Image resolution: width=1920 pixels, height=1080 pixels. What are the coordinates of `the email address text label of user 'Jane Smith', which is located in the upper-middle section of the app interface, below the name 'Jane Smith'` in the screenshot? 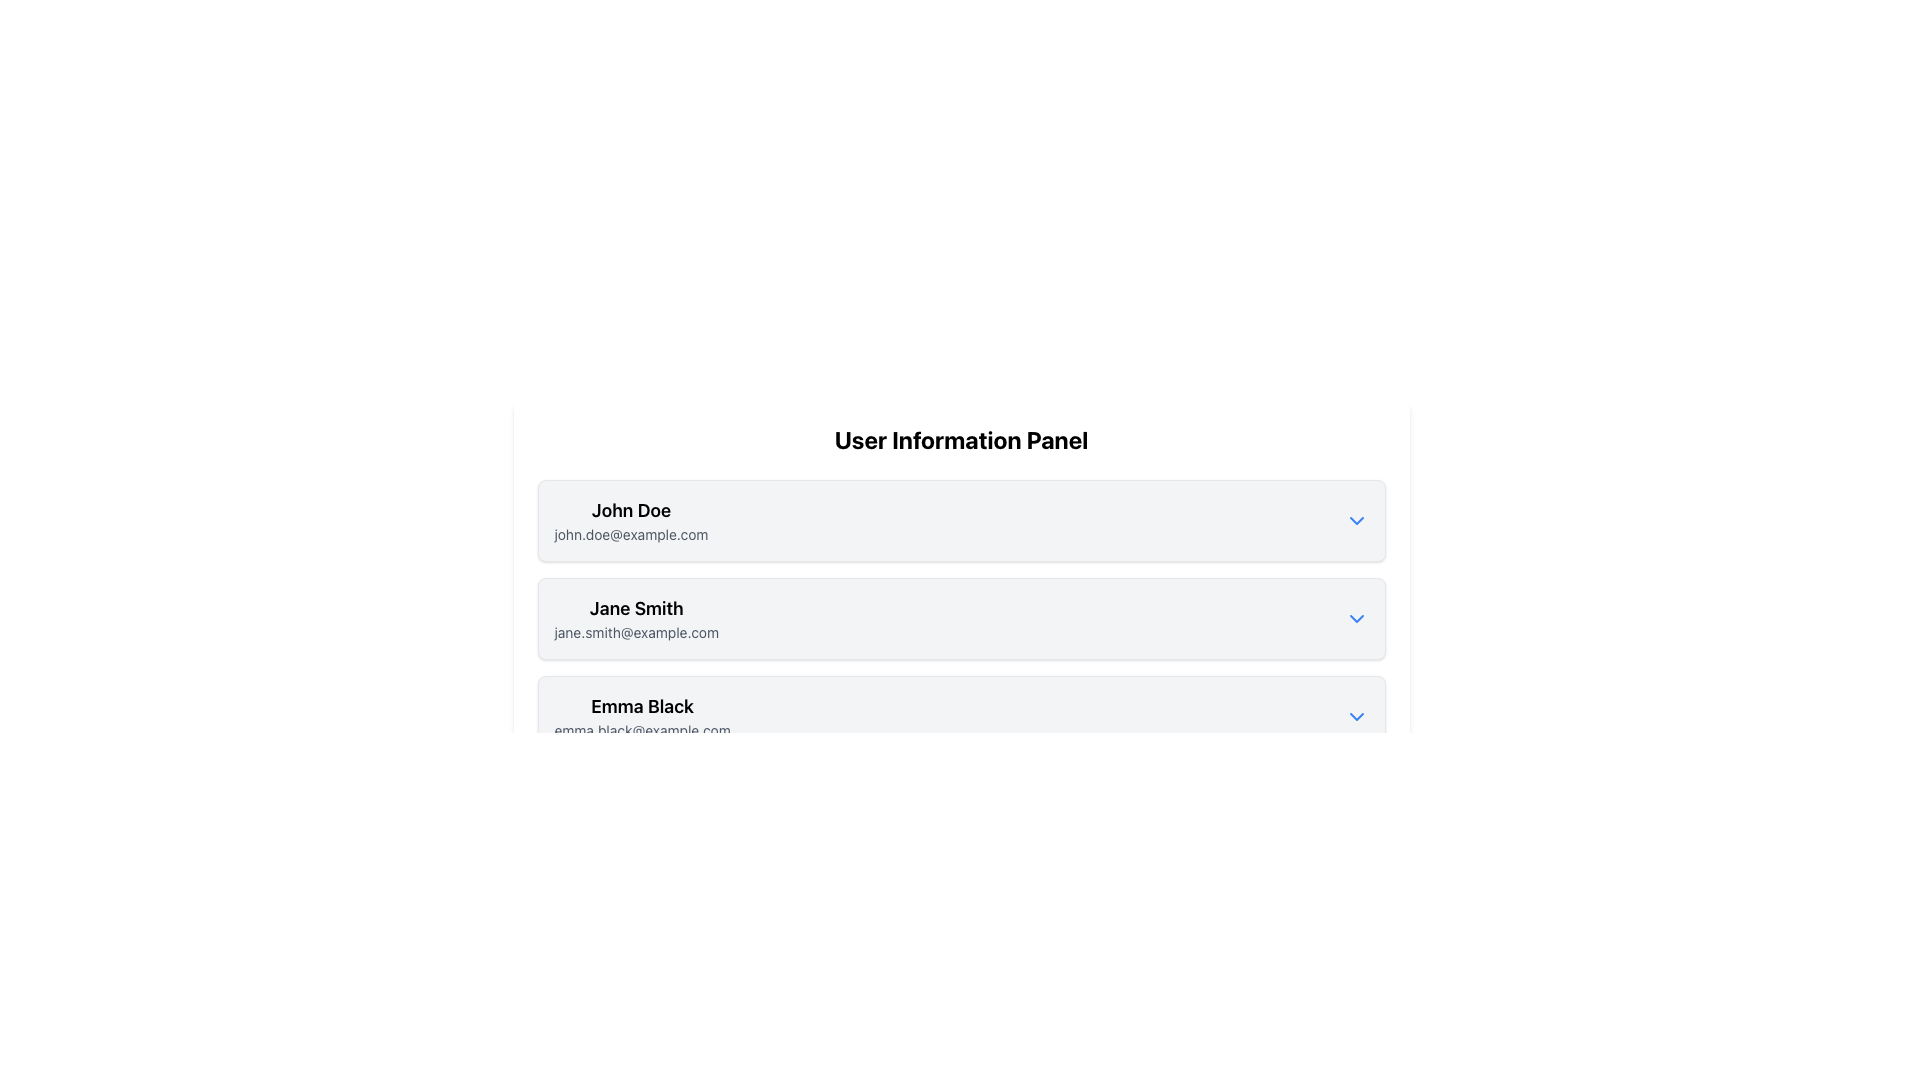 It's located at (635, 632).